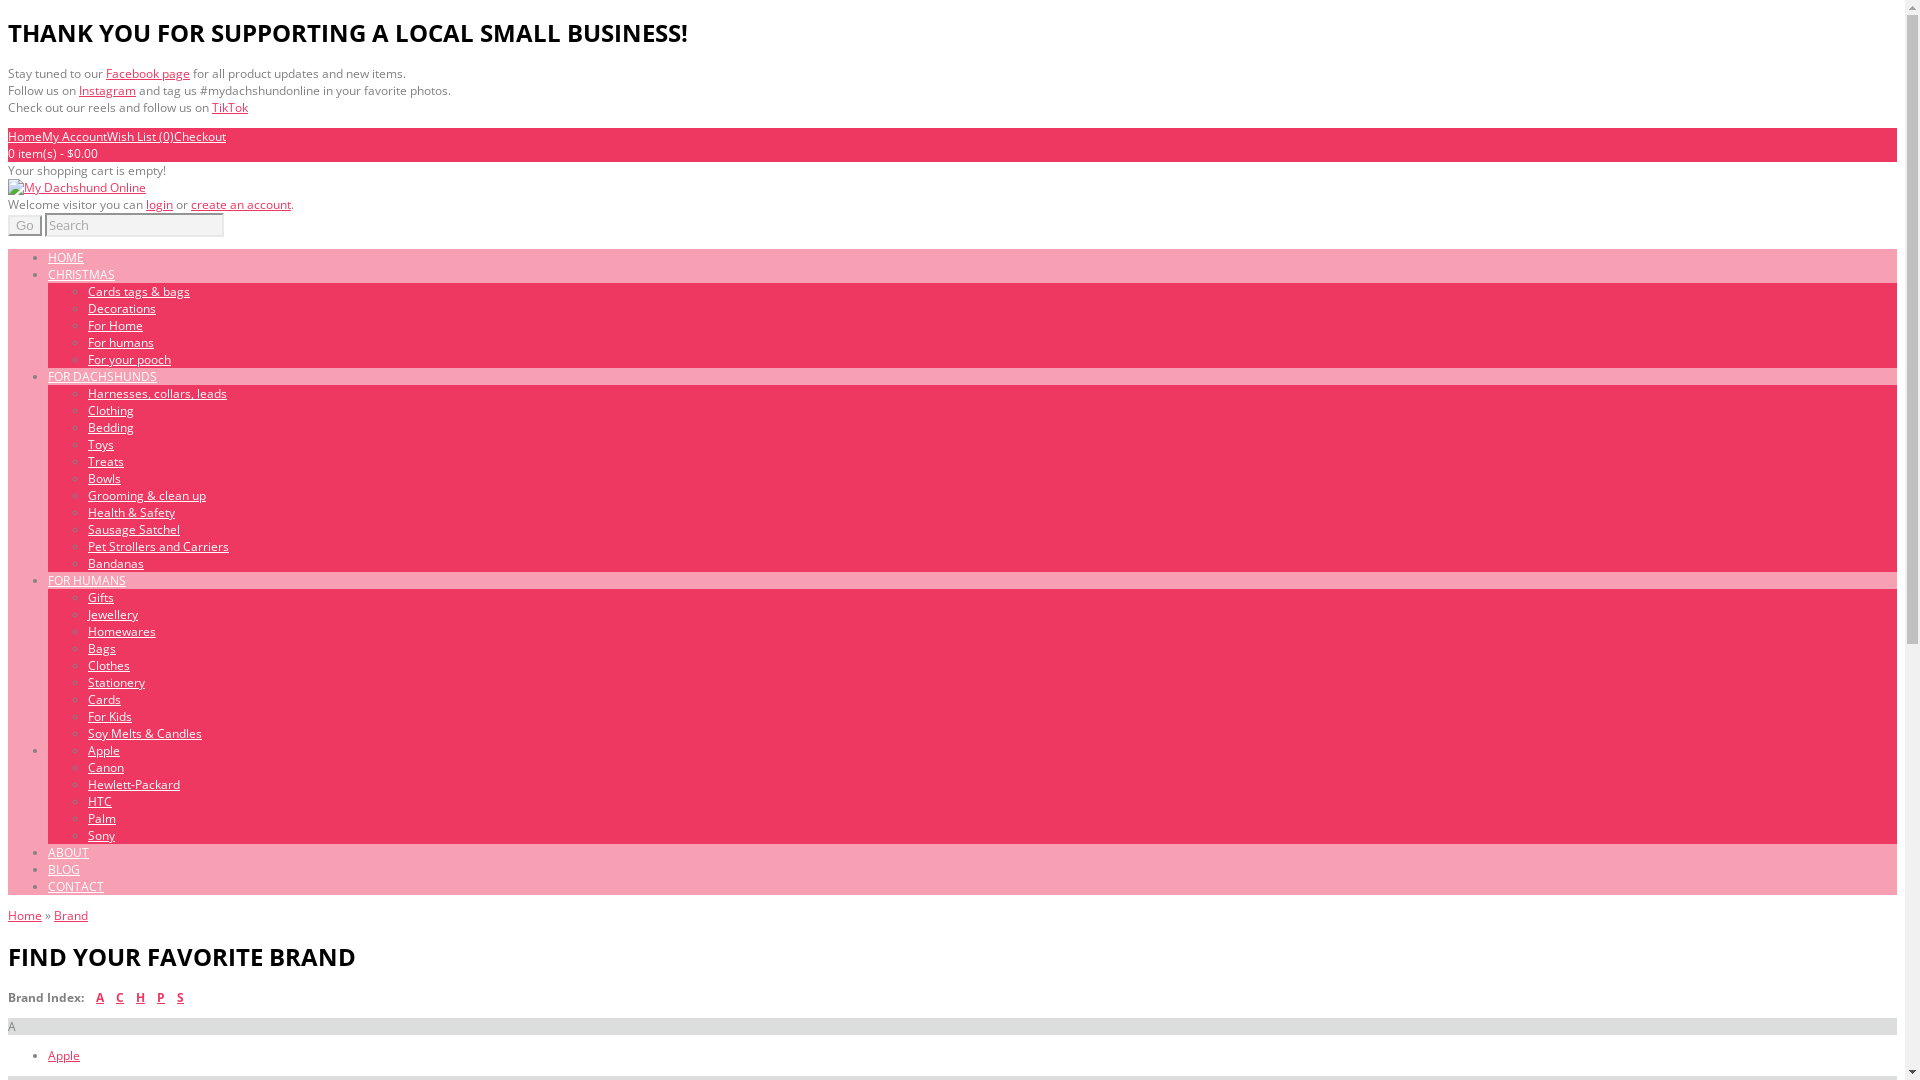 This screenshot has height=1080, width=1920. What do you see at coordinates (180, 997) in the screenshot?
I see `'S'` at bounding box center [180, 997].